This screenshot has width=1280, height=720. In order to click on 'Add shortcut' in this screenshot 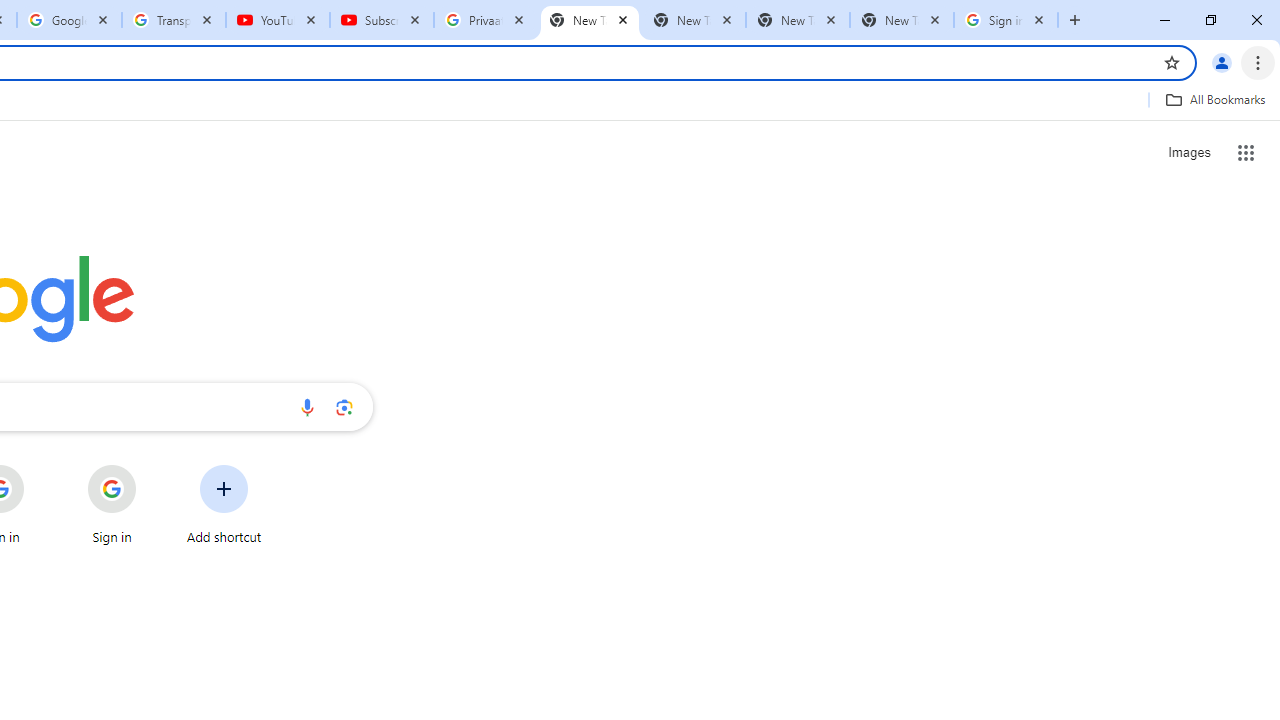, I will do `click(224, 504)`.